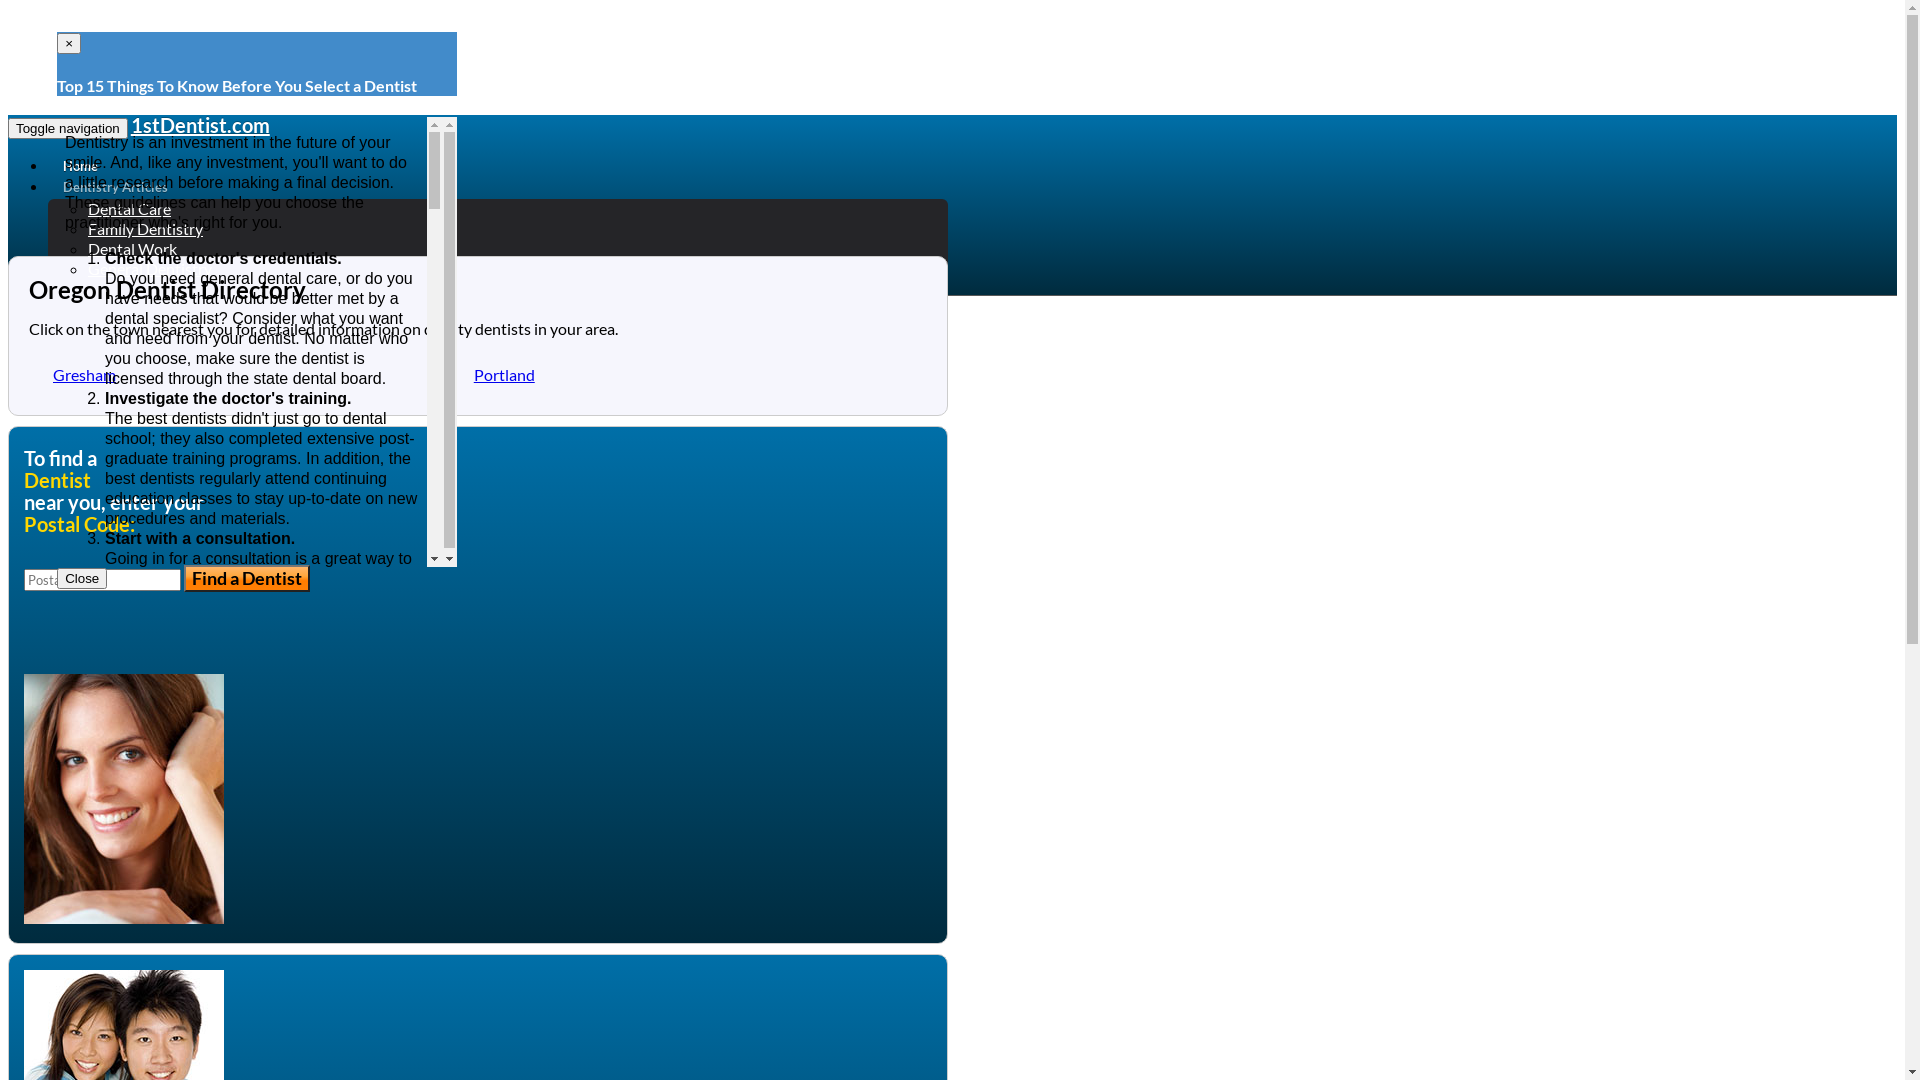  I want to click on 'Home', so click(80, 164).